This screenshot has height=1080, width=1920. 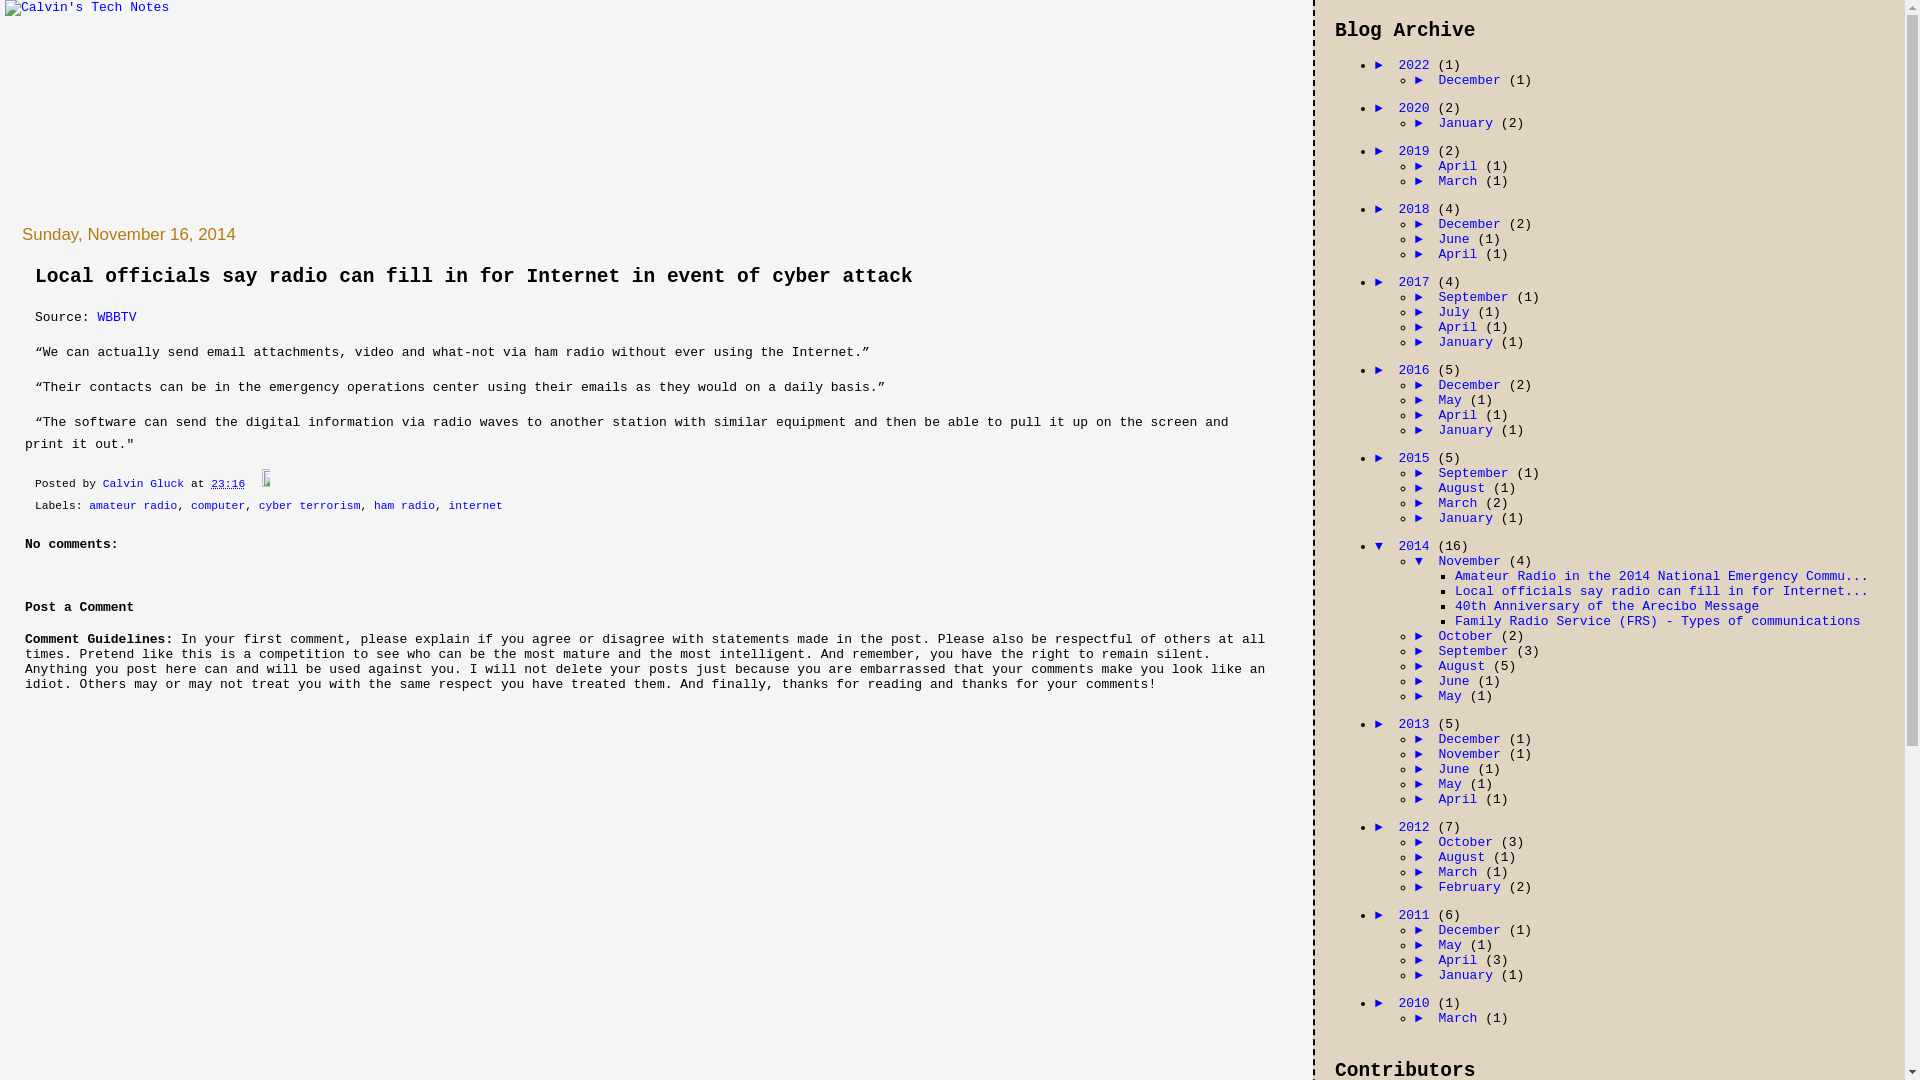 I want to click on '2019', so click(x=1416, y=150).